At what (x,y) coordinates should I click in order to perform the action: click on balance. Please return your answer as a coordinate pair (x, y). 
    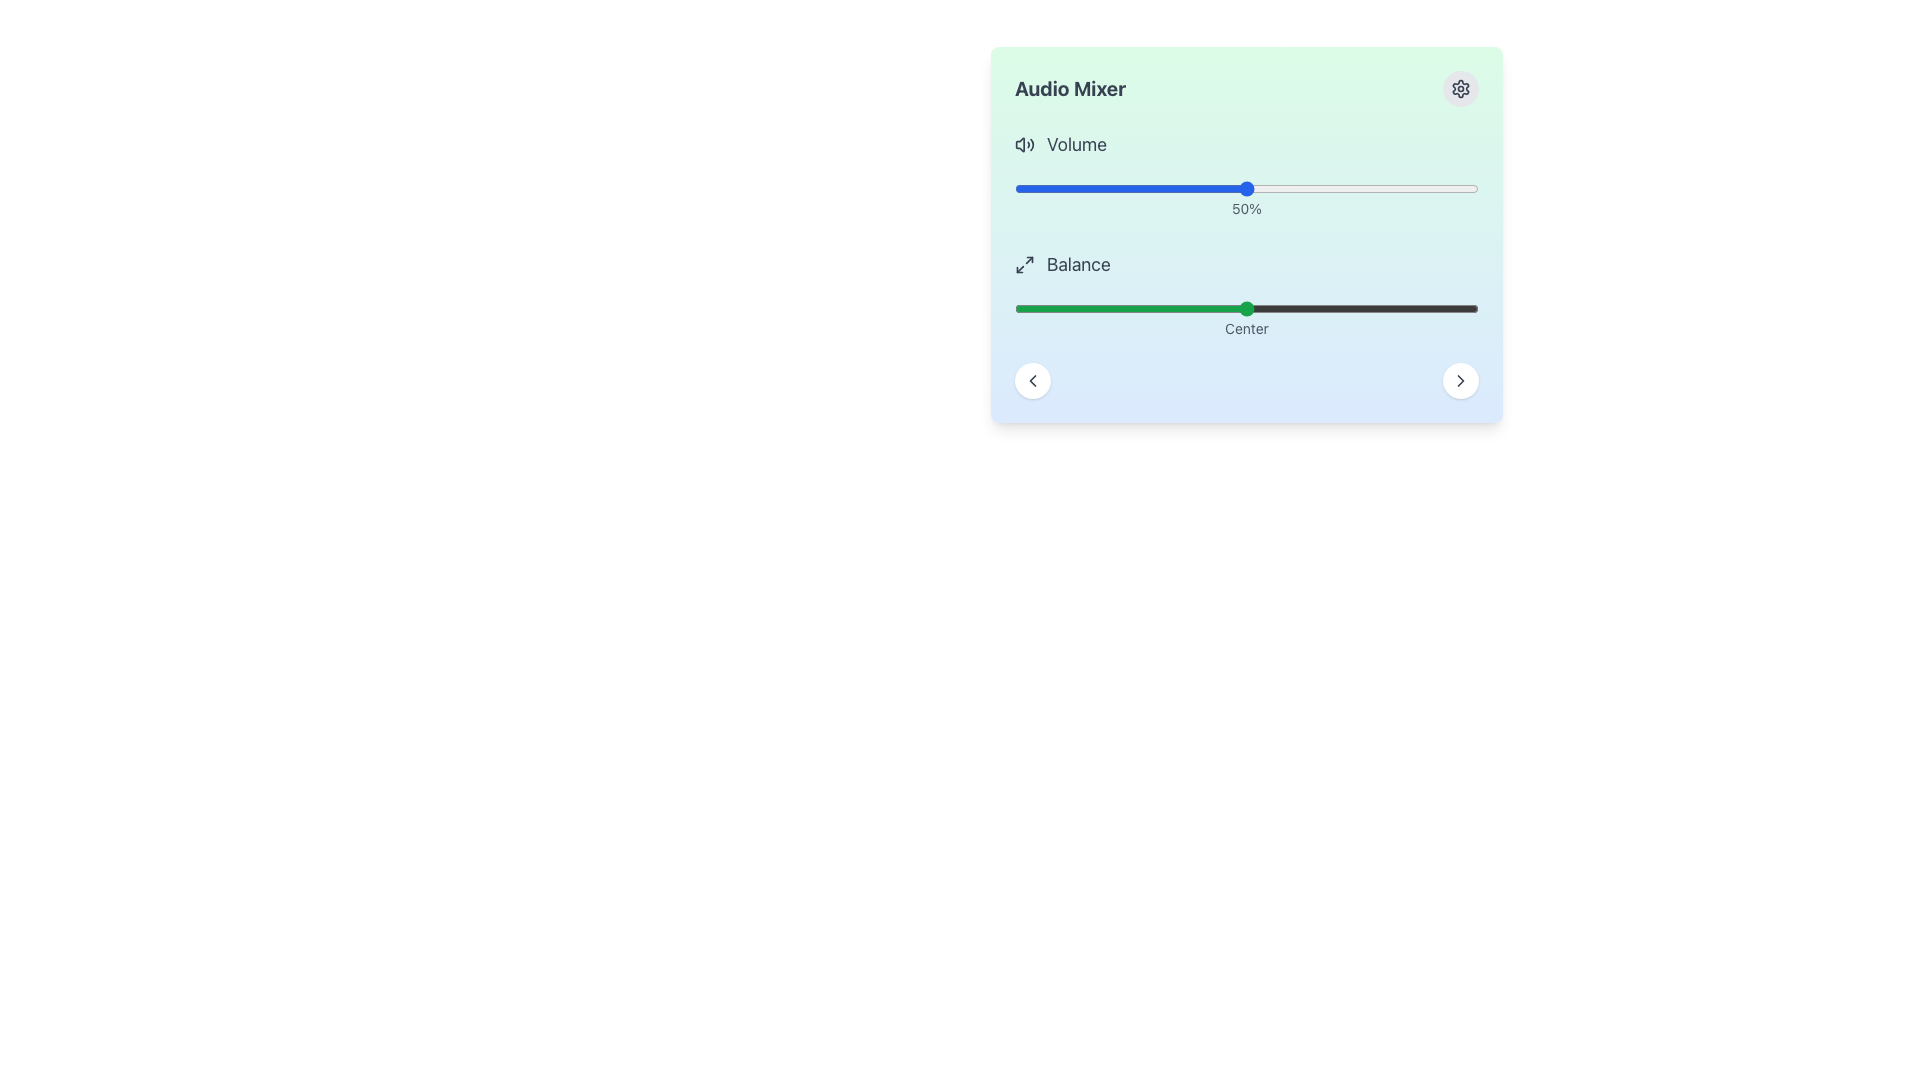
    Looking at the image, I should click on (1250, 308).